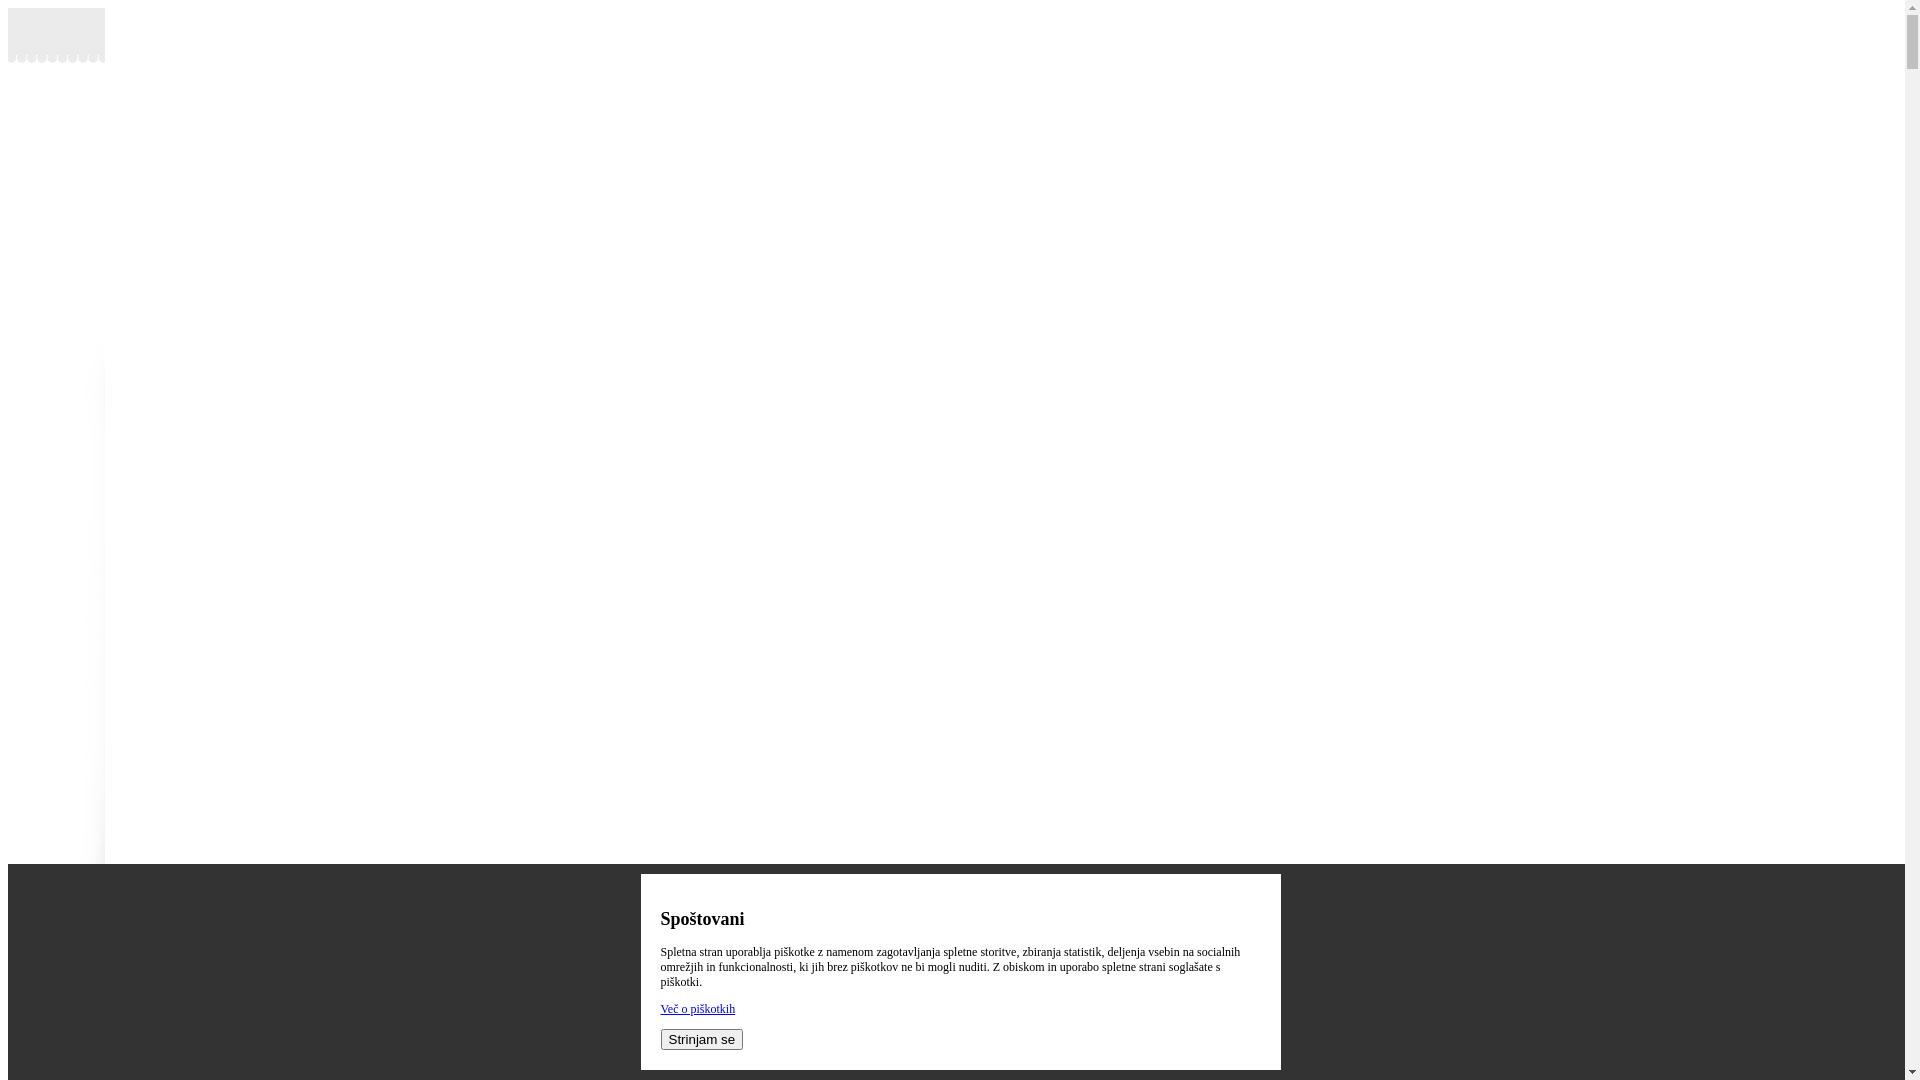 Image resolution: width=1920 pixels, height=1080 pixels. I want to click on 'Strinjam se', so click(701, 1038).